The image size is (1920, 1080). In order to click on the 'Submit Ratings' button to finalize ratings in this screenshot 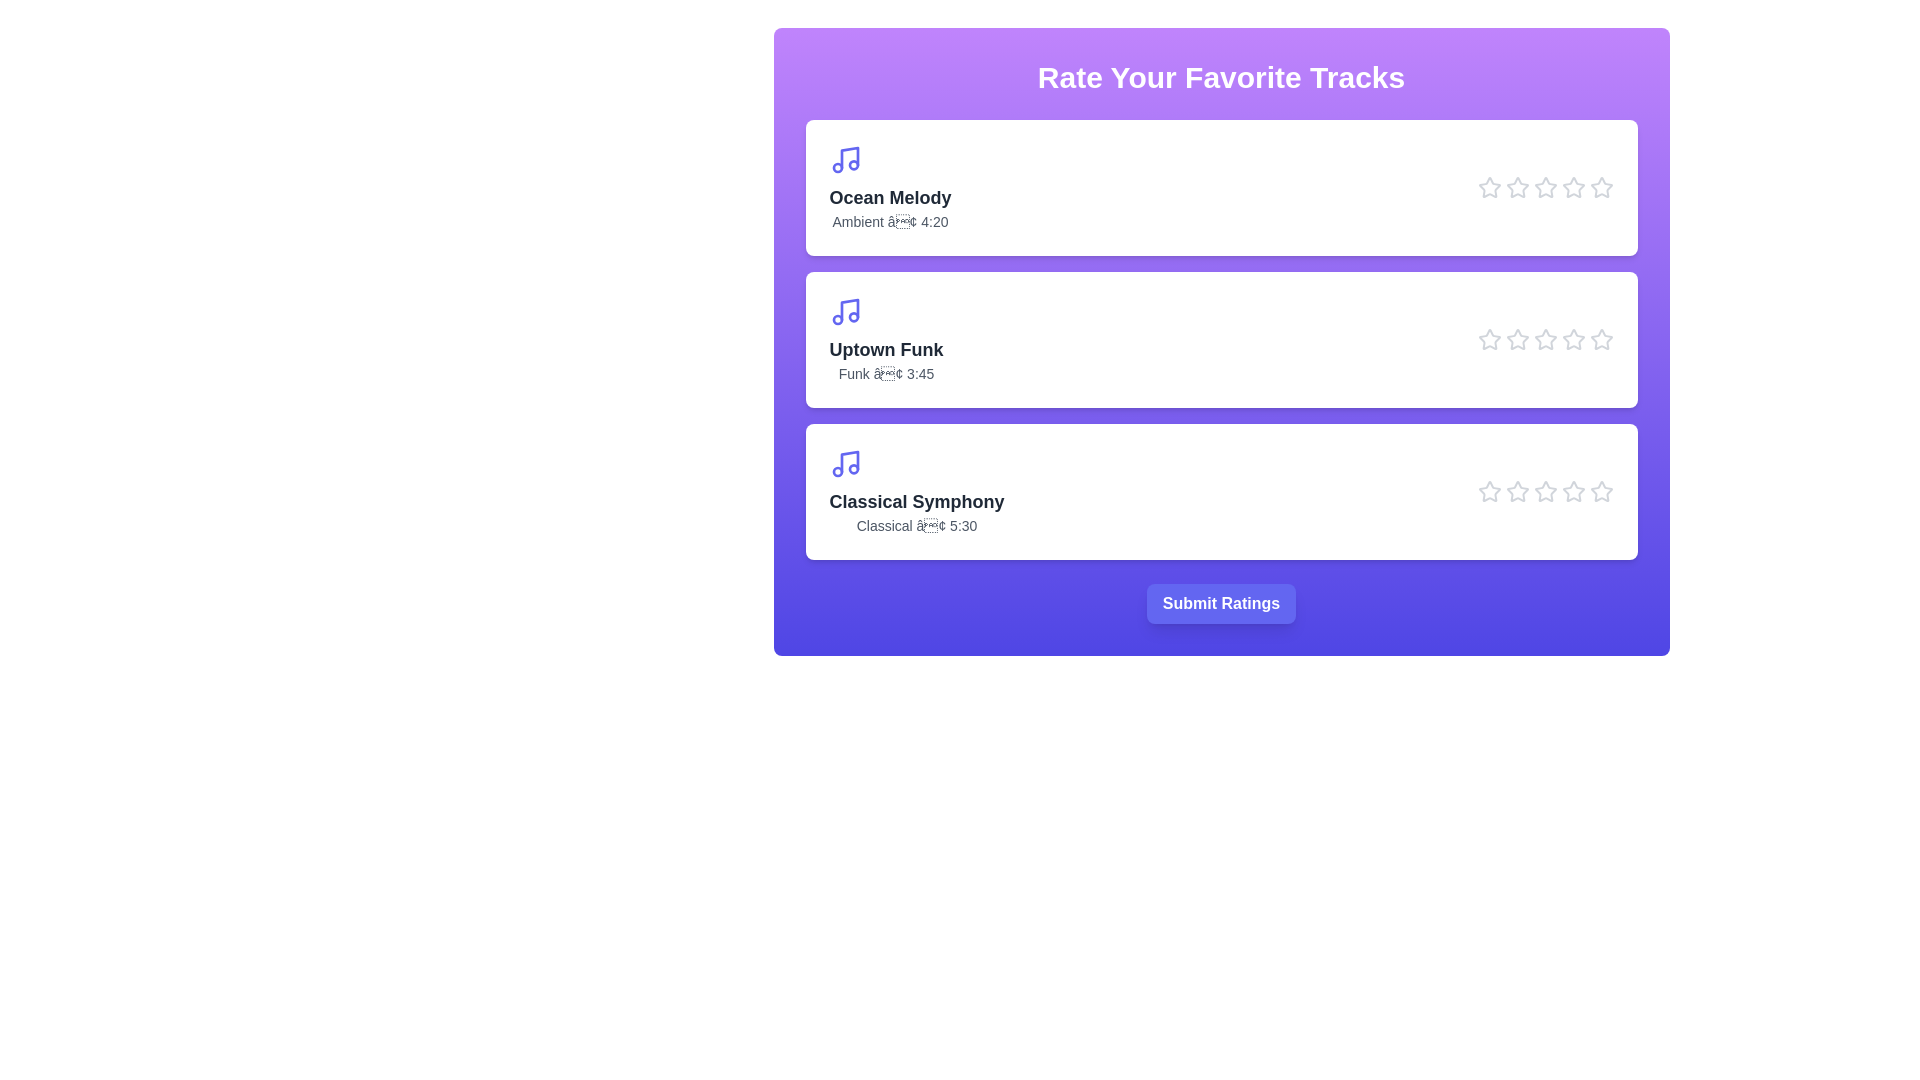, I will do `click(1220, 603)`.